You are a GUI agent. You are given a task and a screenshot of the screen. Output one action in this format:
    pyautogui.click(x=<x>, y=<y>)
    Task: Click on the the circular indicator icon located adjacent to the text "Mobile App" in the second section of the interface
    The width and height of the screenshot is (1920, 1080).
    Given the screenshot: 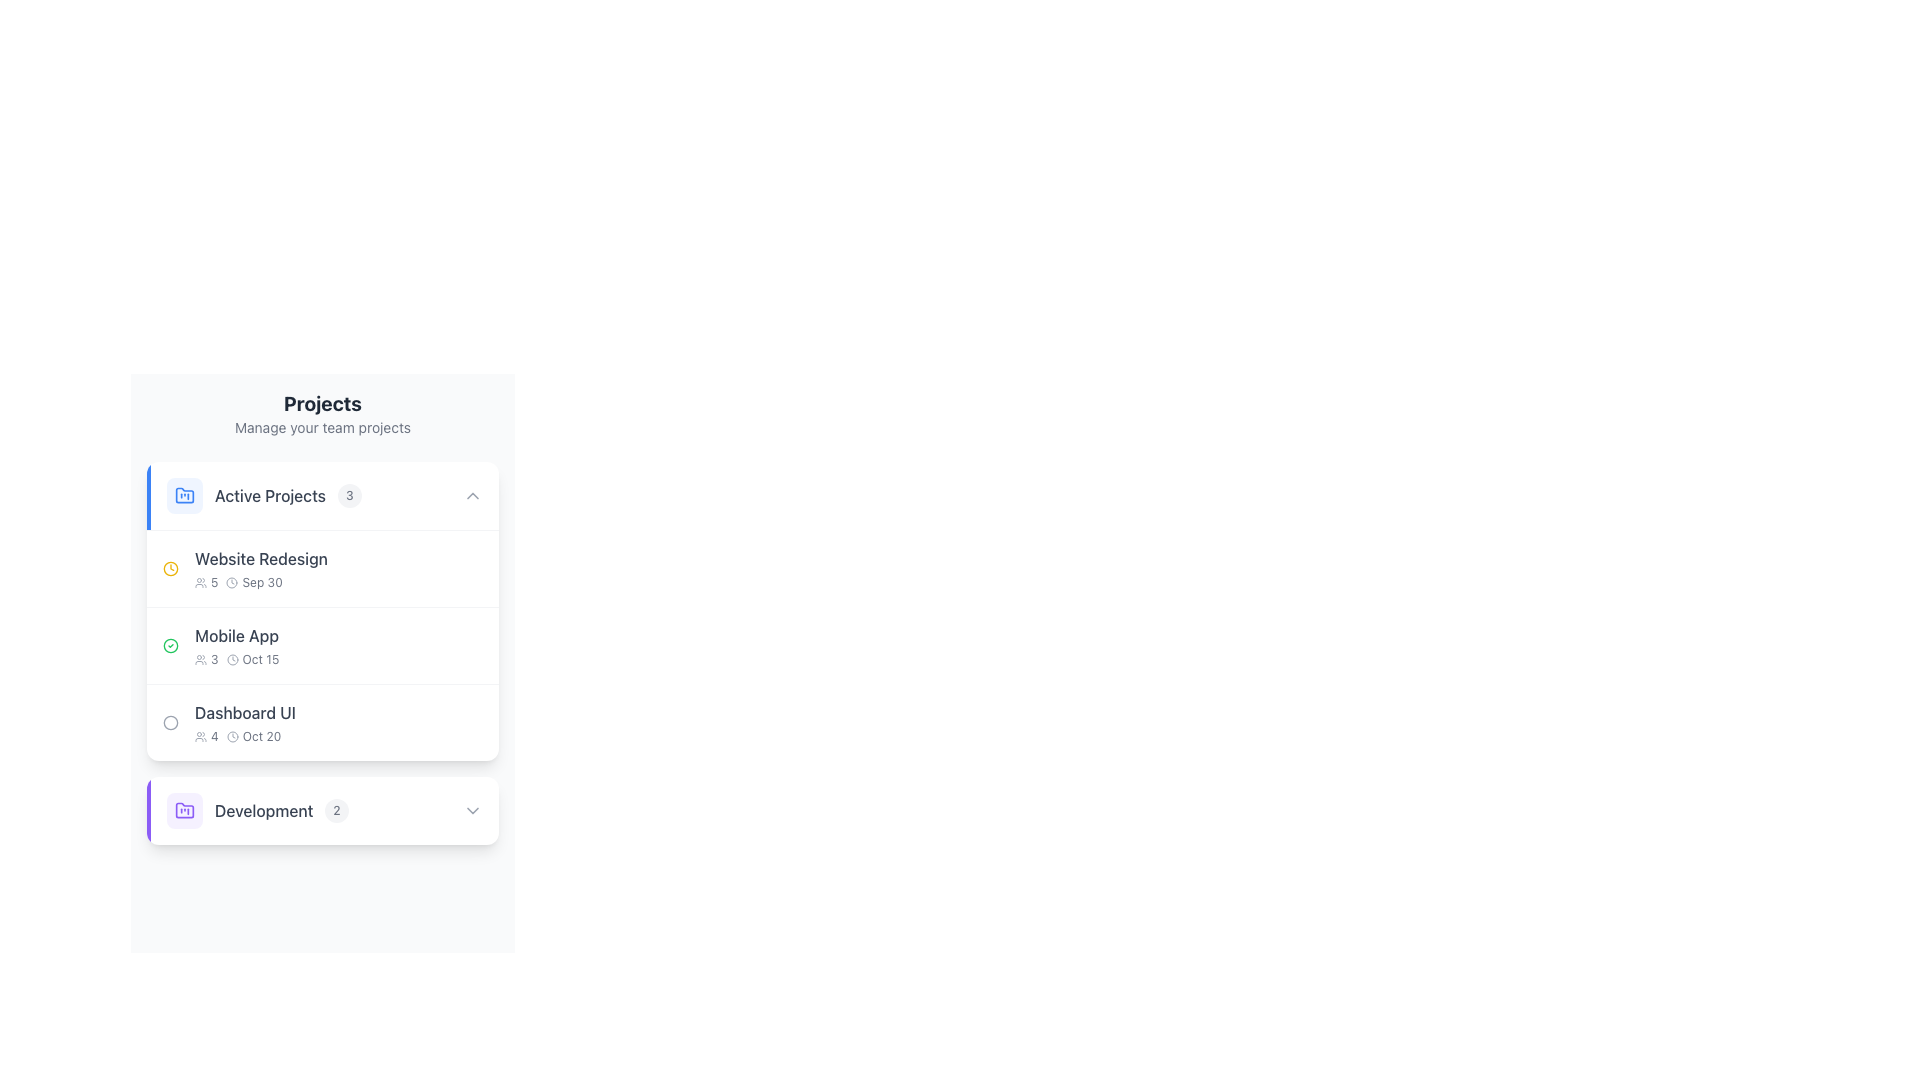 What is the action you would take?
    pyautogui.click(x=171, y=645)
    